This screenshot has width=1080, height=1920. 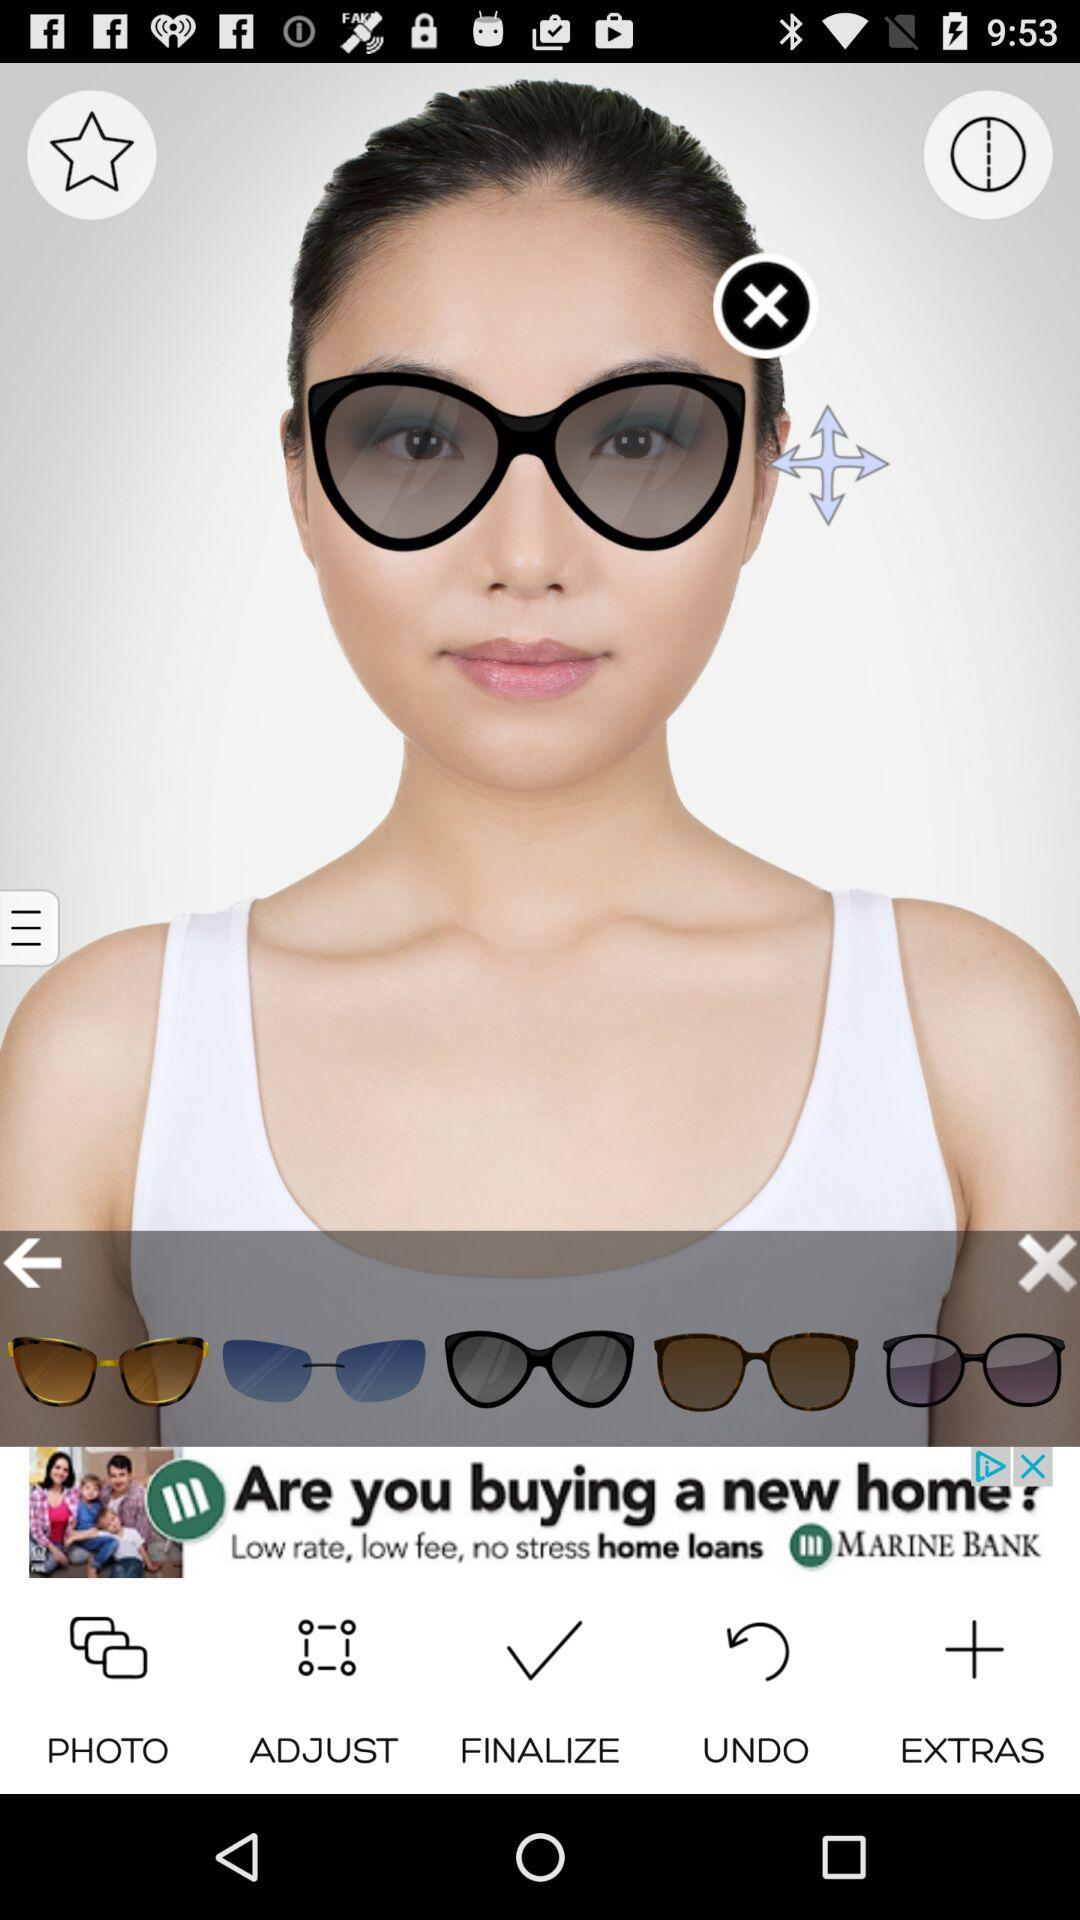 I want to click on sunglasses, so click(x=756, y=1370).